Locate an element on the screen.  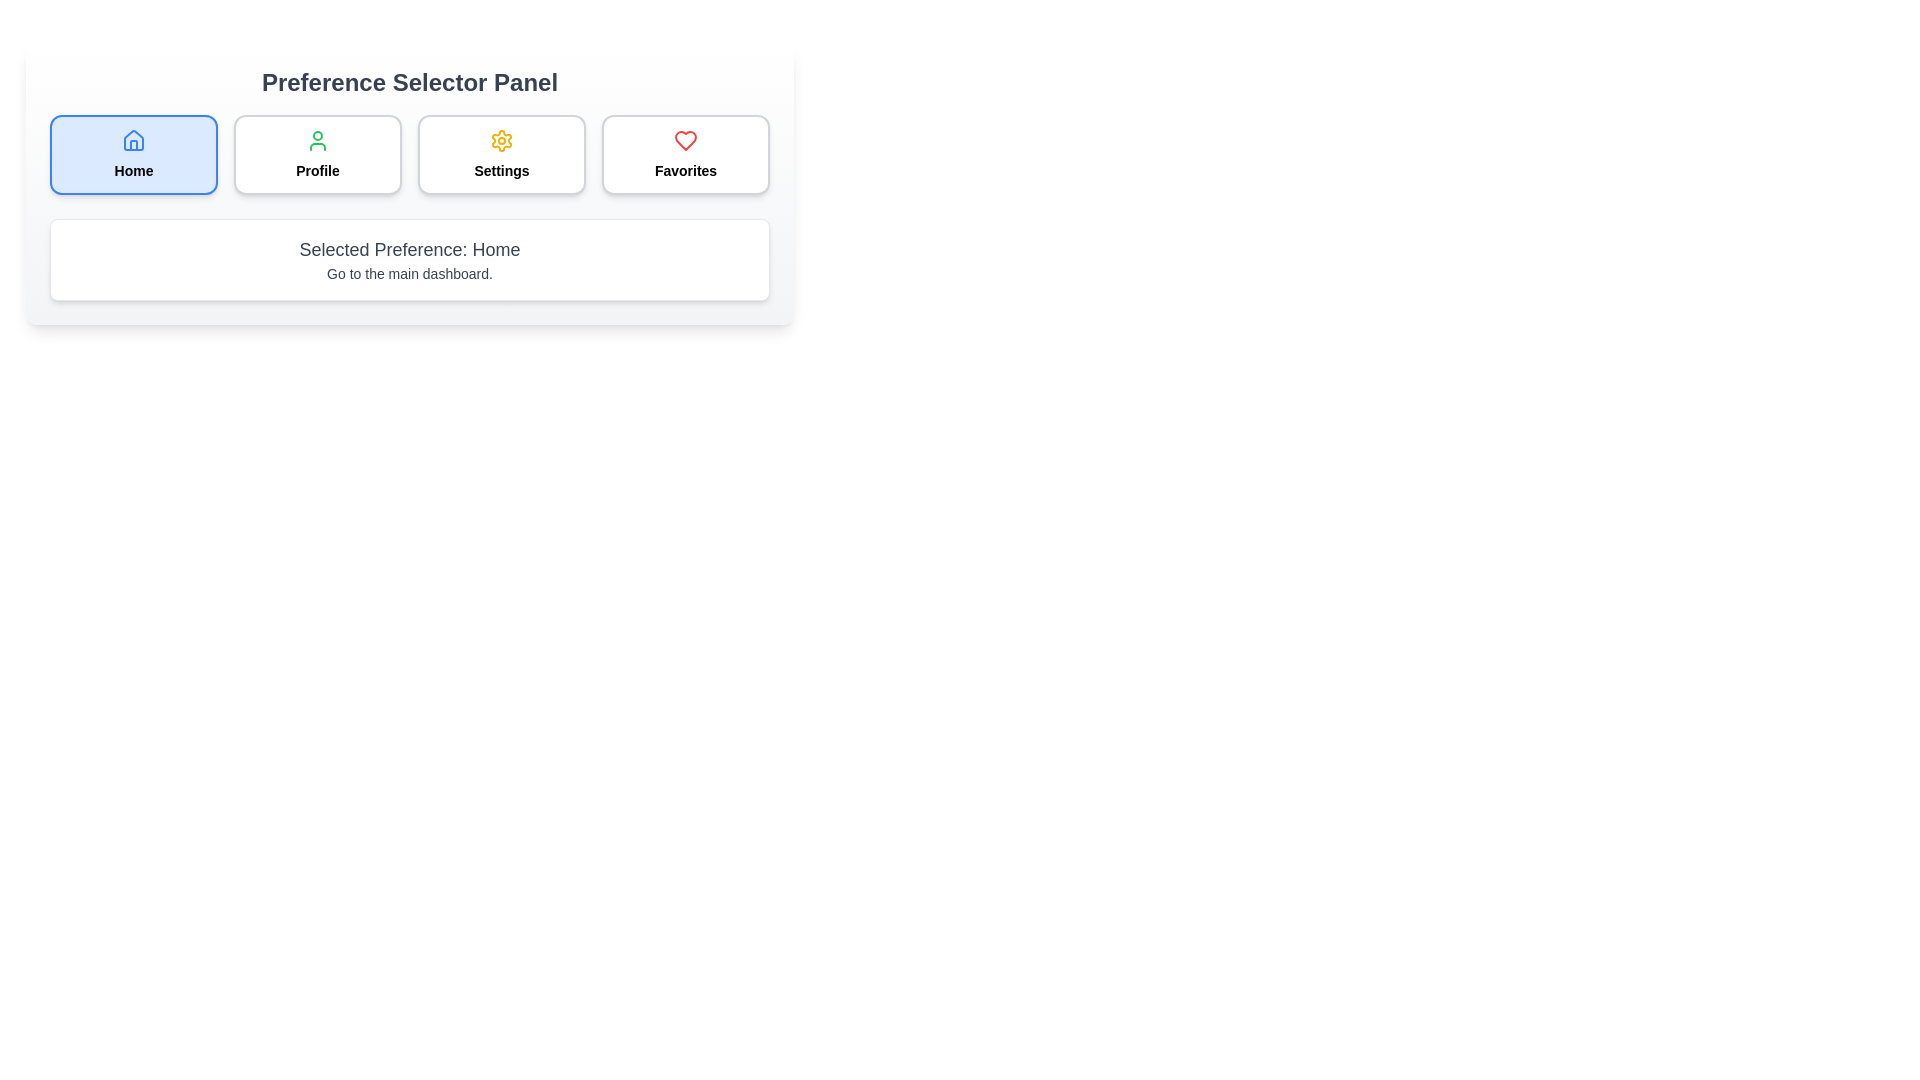
the 'Favorites' text label, which is slightly bold, small, and styled in black, positioned below a red heart icon within a white rounded rectangular button is located at coordinates (686, 169).